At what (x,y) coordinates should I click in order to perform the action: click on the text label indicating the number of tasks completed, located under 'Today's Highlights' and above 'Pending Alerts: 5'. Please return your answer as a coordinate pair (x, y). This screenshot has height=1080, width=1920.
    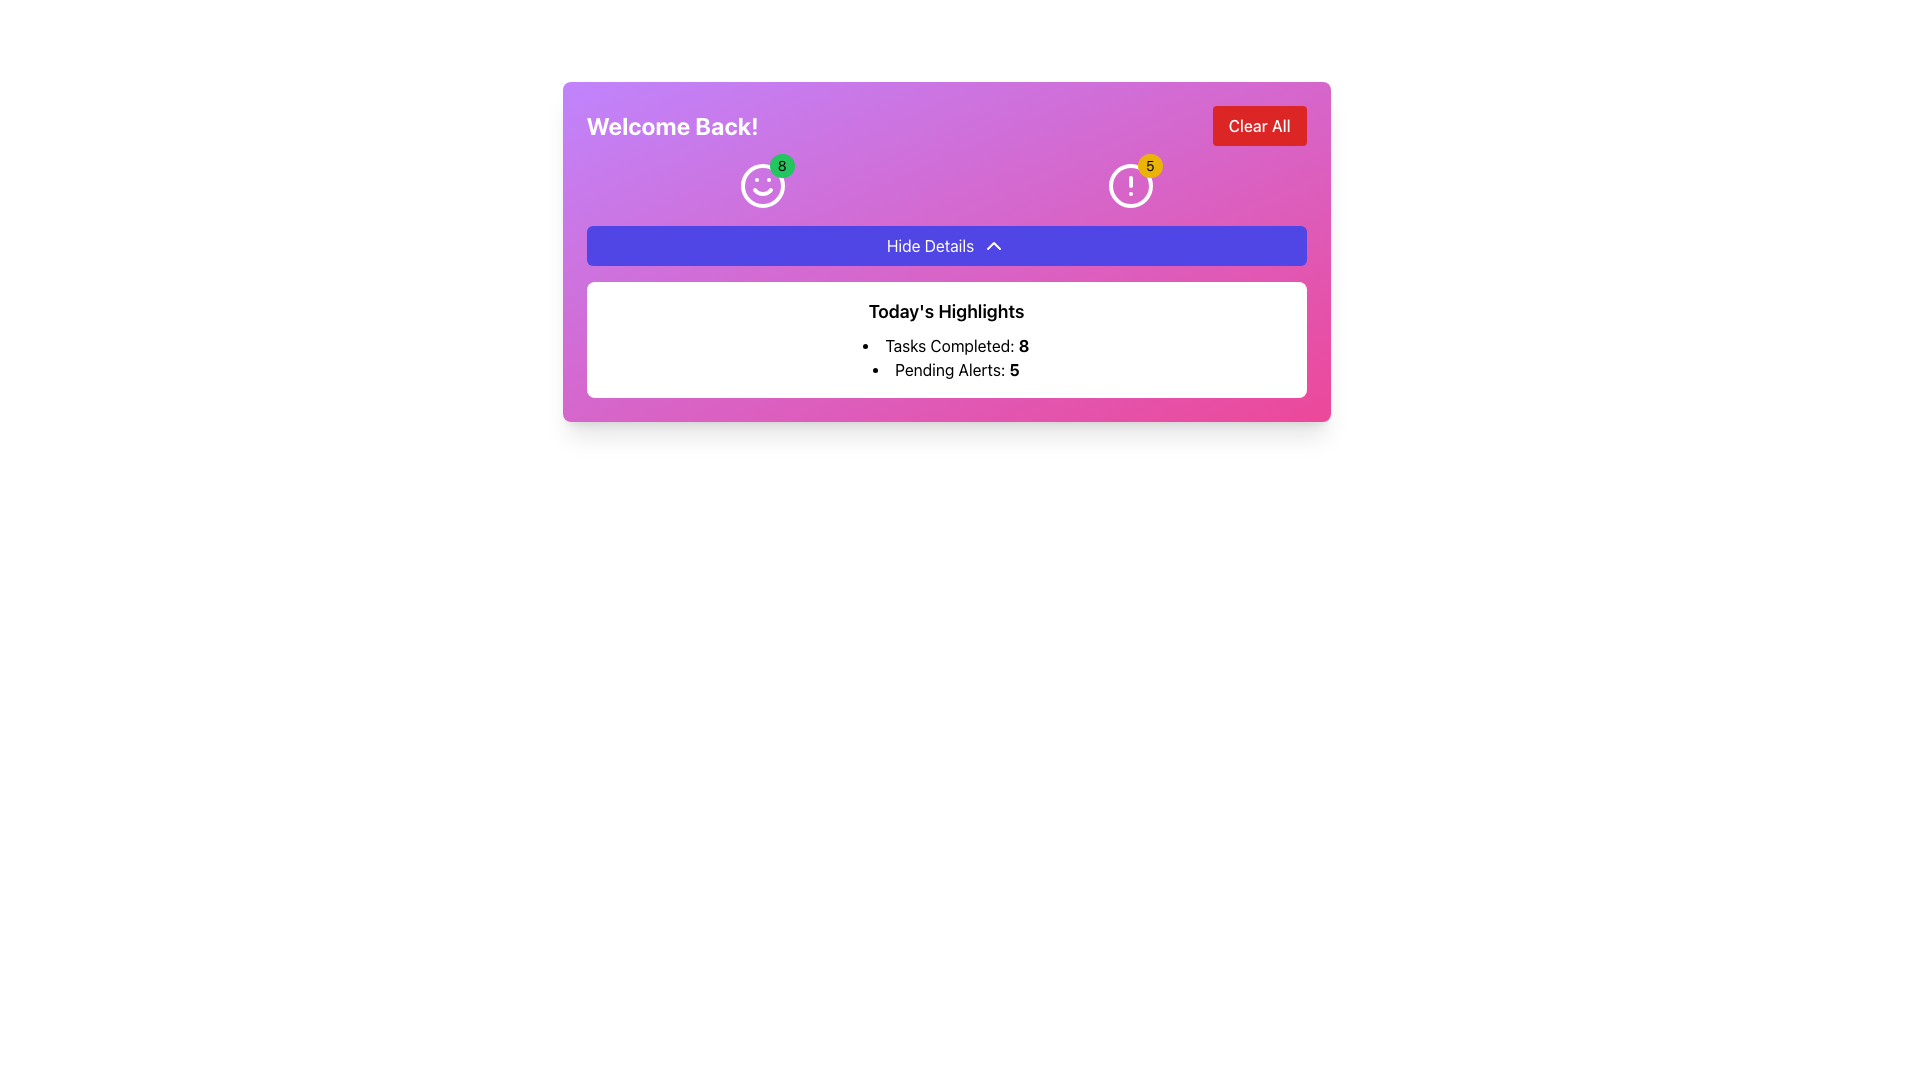
    Looking at the image, I should click on (945, 345).